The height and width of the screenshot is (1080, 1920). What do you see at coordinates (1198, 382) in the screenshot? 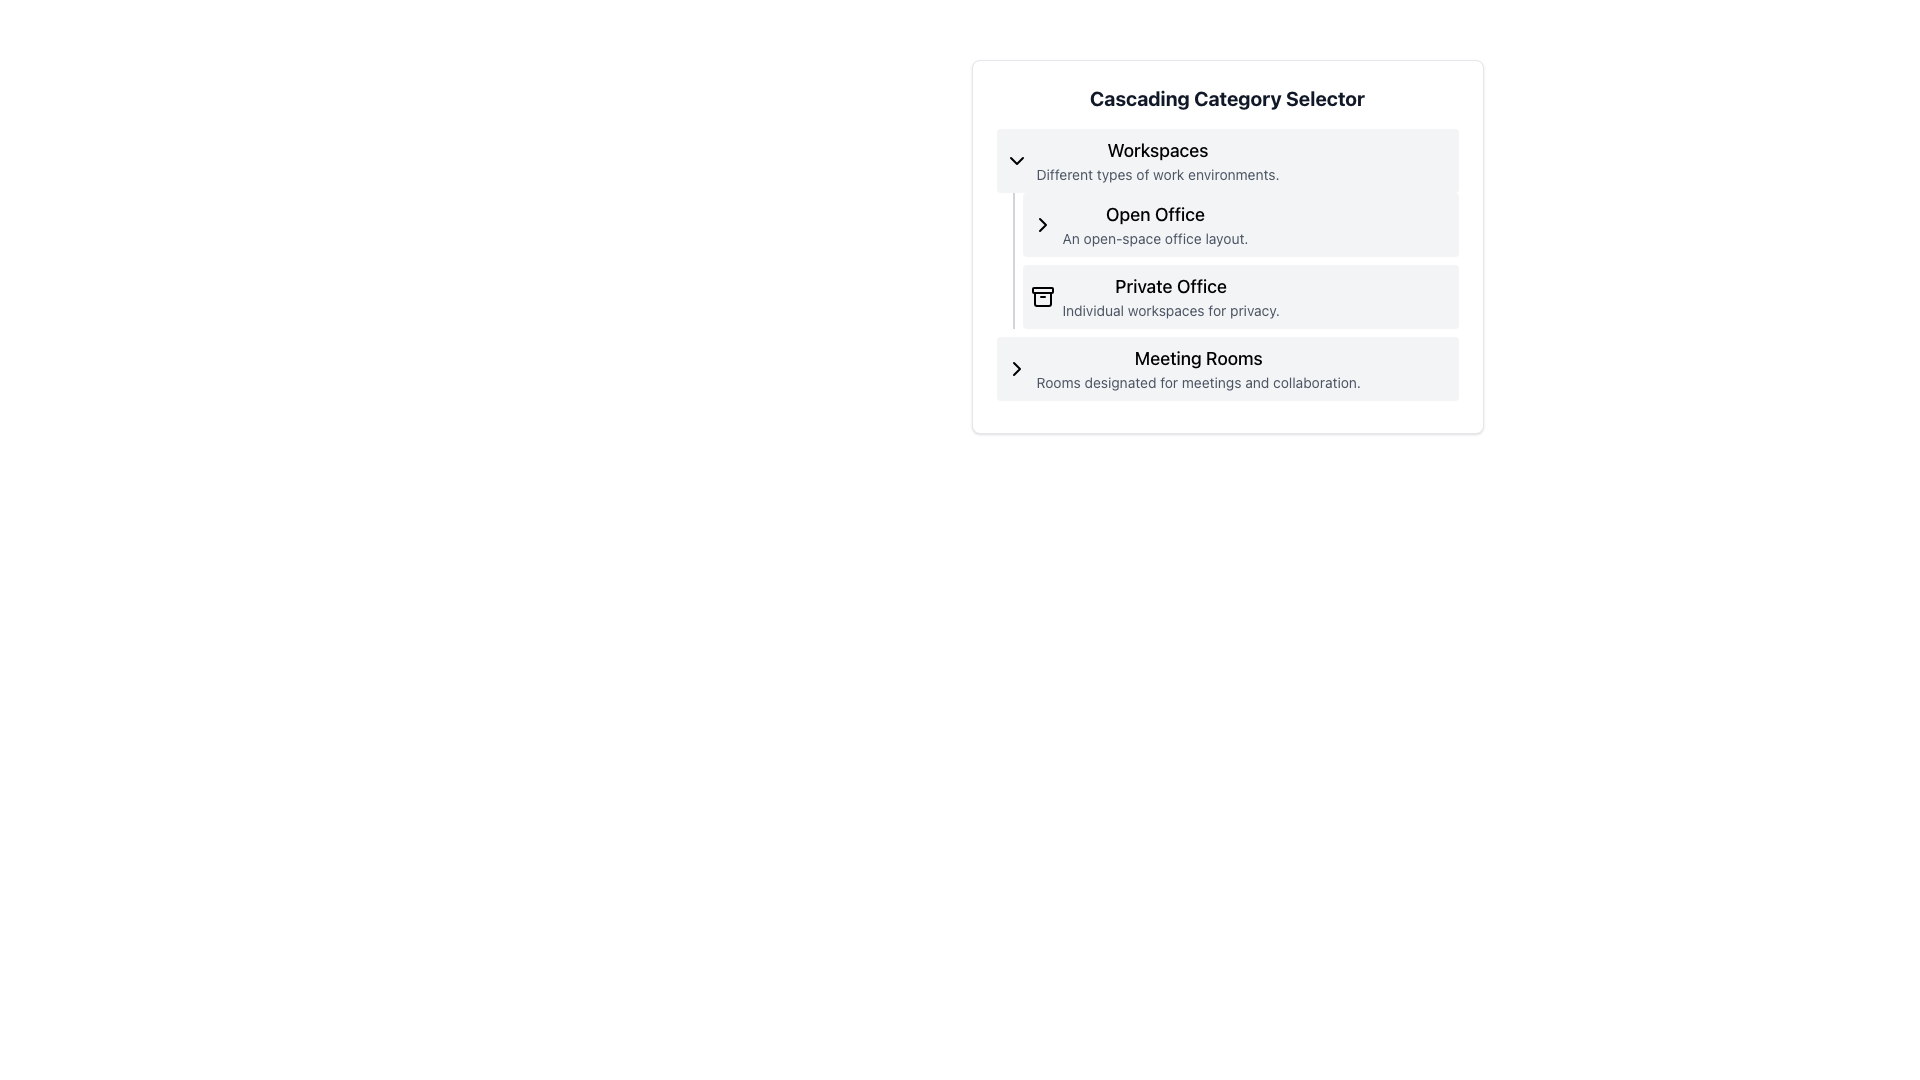
I see `the text label reading 'Rooms designated for meetings and collaboration.' which is styled with a smaller font size and gray color, located directly below the title 'Meeting Rooms.'` at bounding box center [1198, 382].